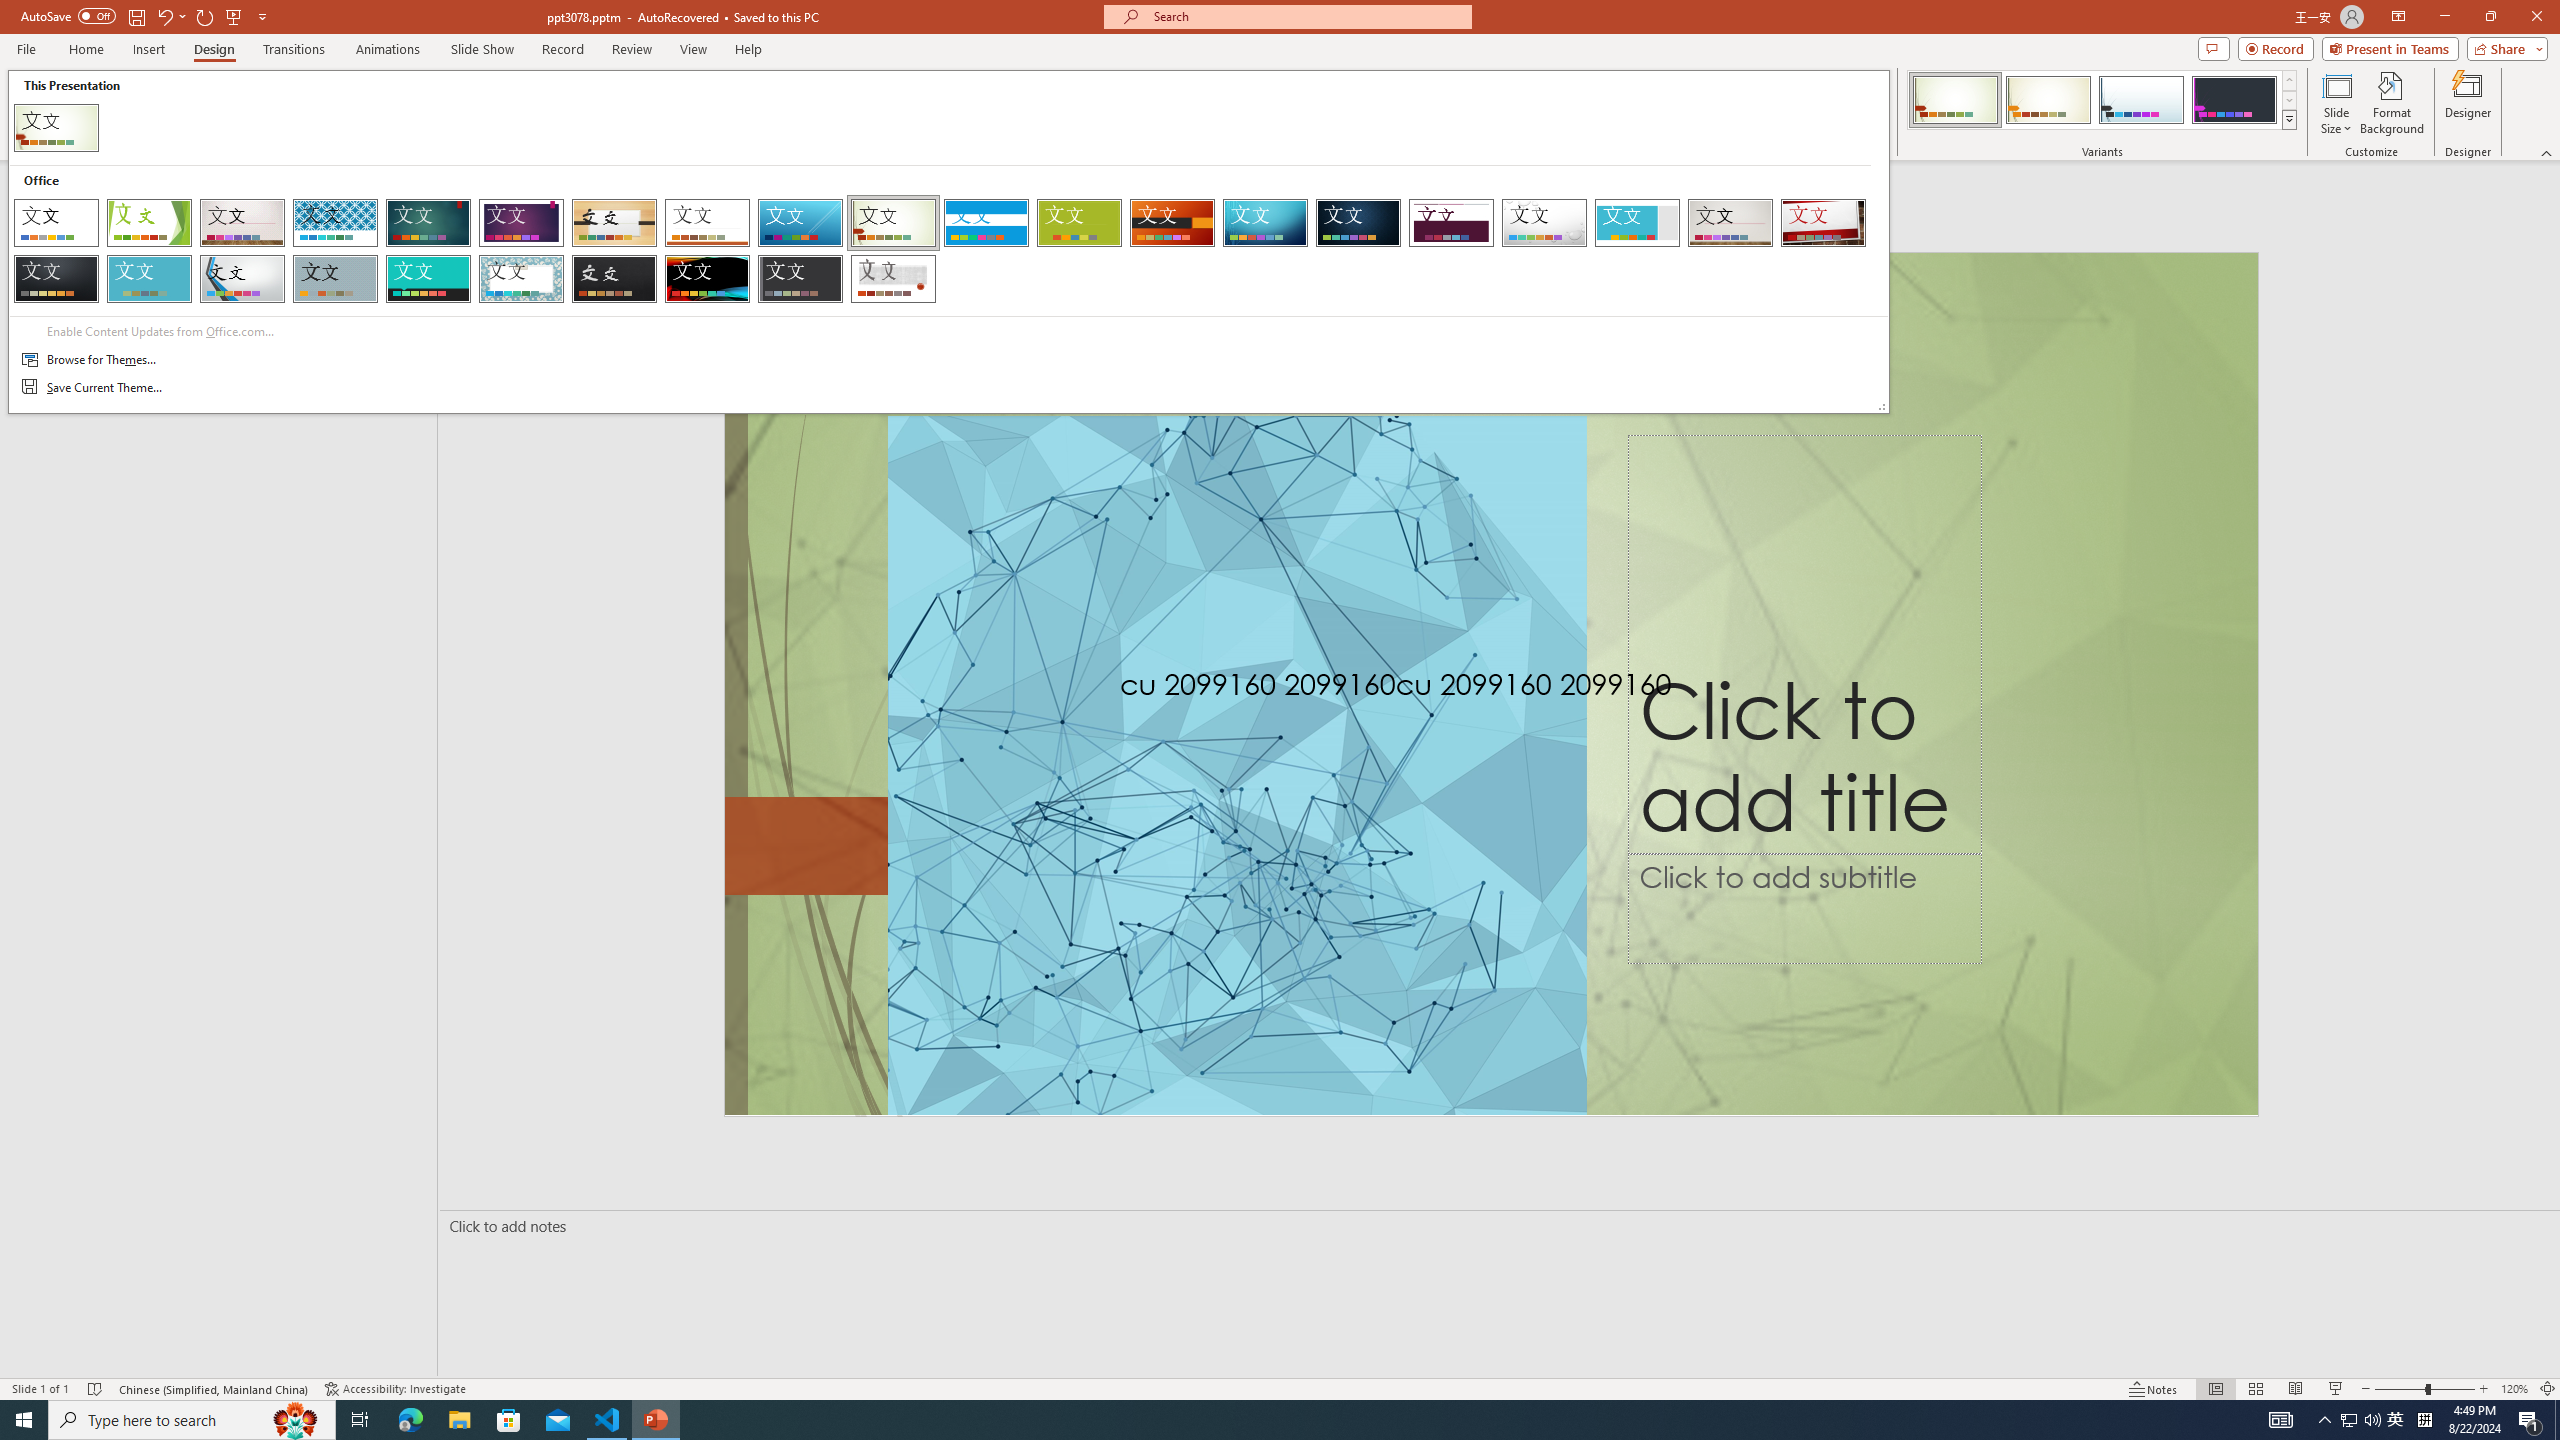 The width and height of the screenshot is (2560, 1440). I want to click on 'Show desktop', so click(2556, 1418).